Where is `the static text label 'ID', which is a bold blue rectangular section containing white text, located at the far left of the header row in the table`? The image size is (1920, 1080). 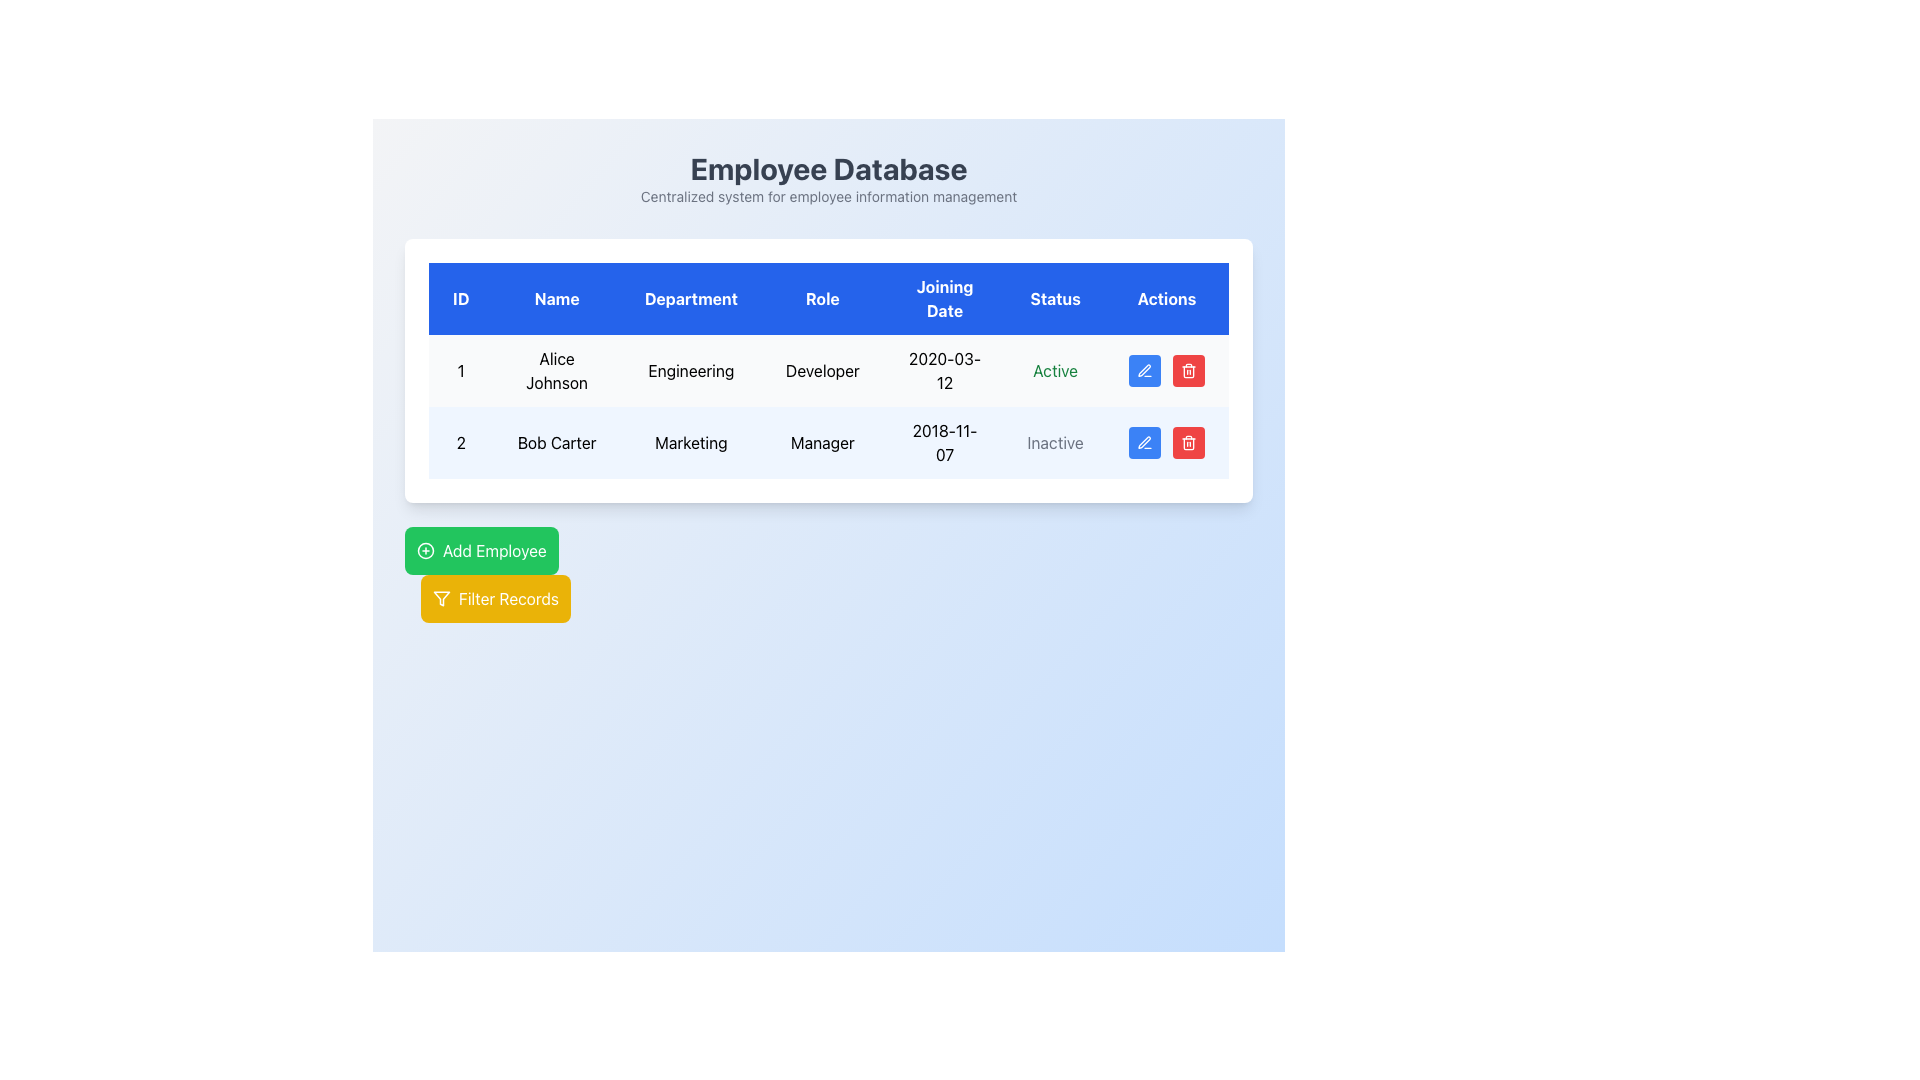 the static text label 'ID', which is a bold blue rectangular section containing white text, located at the far left of the header row in the table is located at coordinates (460, 299).